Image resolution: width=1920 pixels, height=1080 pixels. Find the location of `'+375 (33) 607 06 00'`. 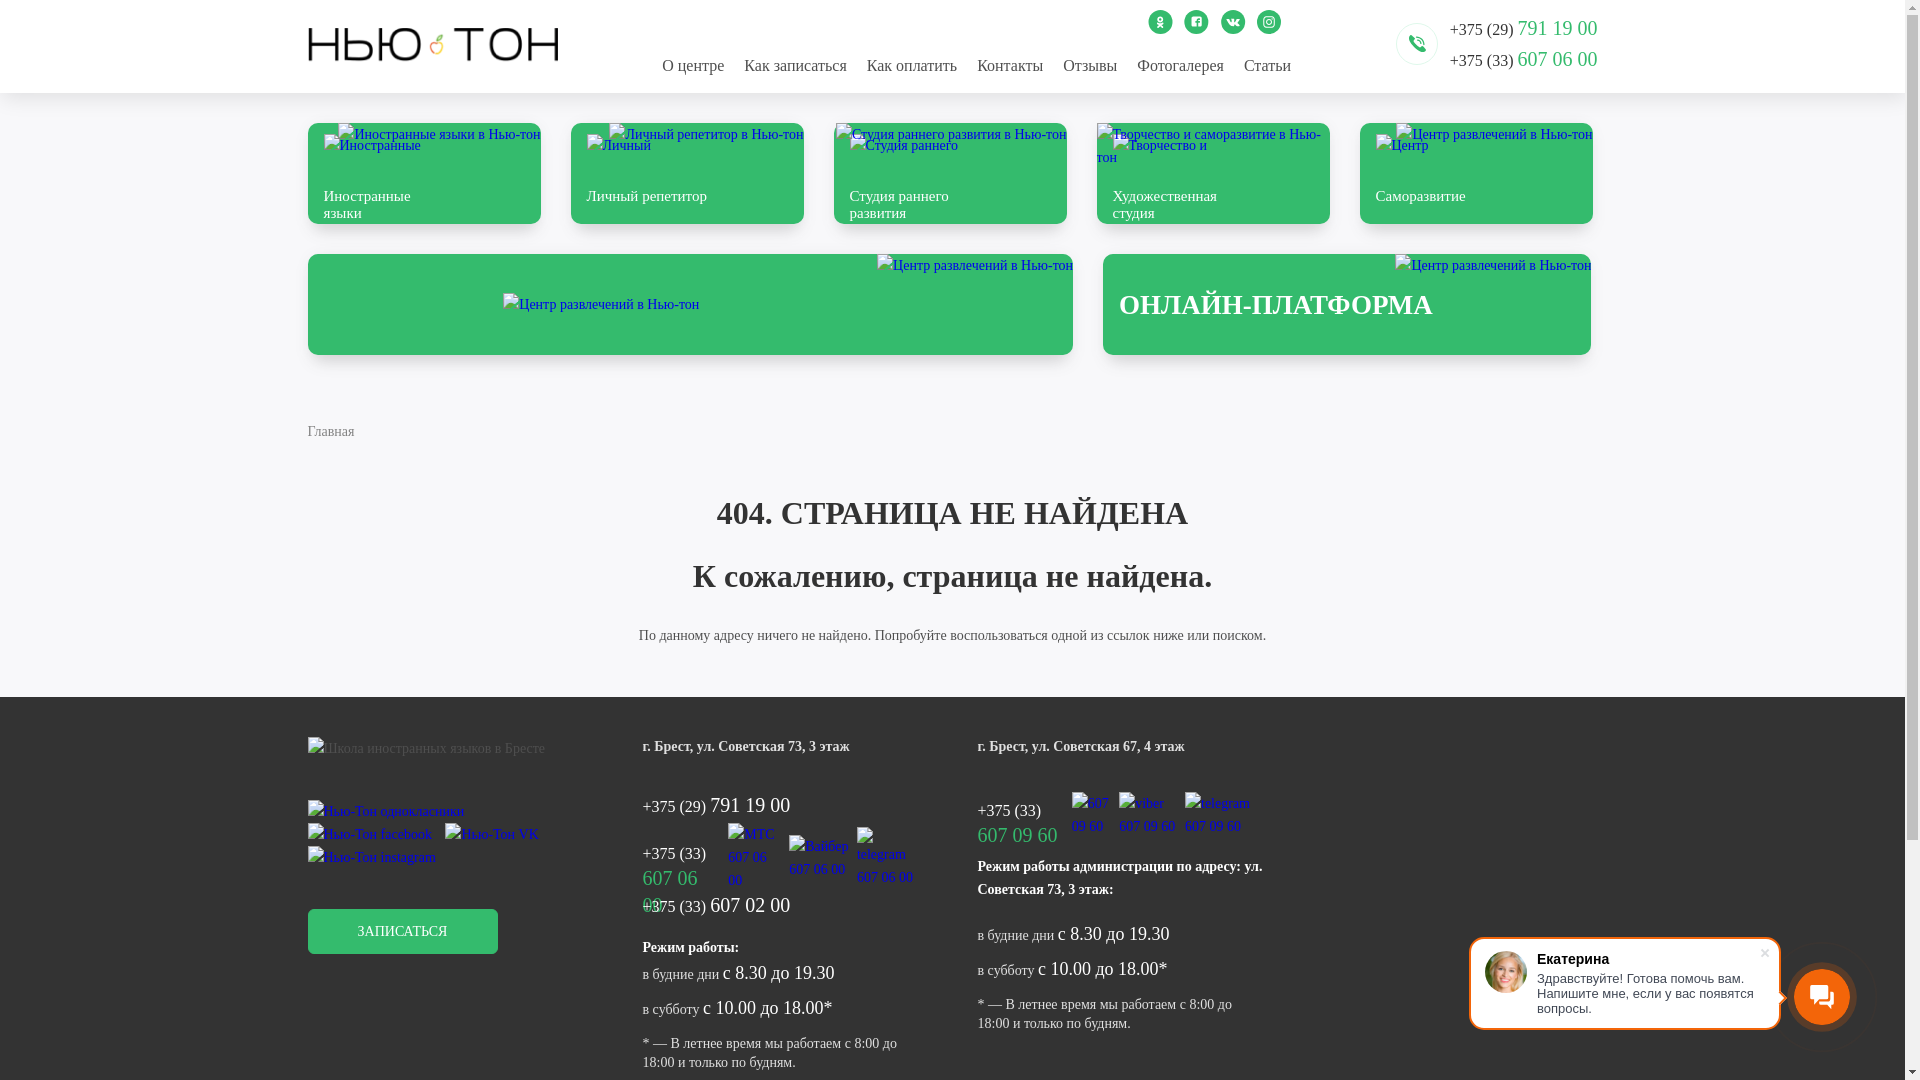

'+375 (33) 607 06 00' is located at coordinates (1449, 58).